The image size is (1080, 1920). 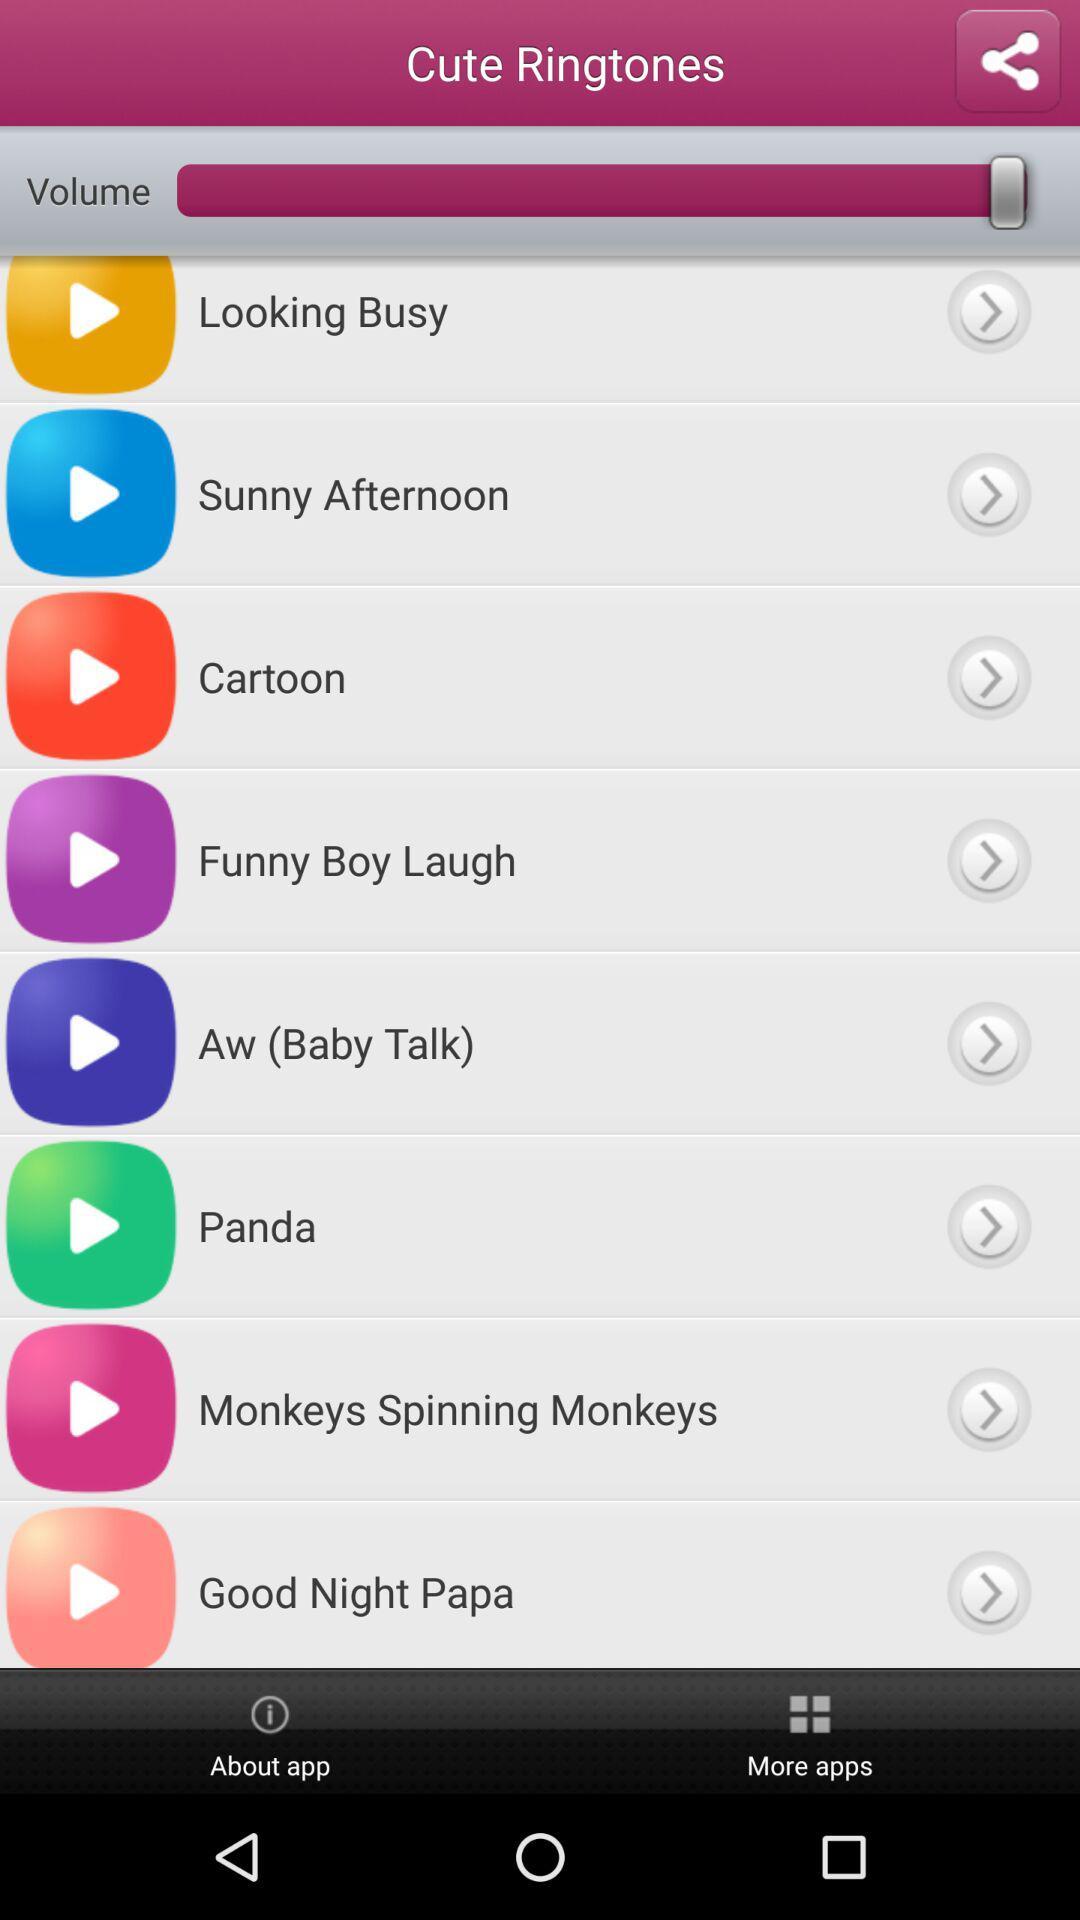 I want to click on menu, so click(x=987, y=1041).